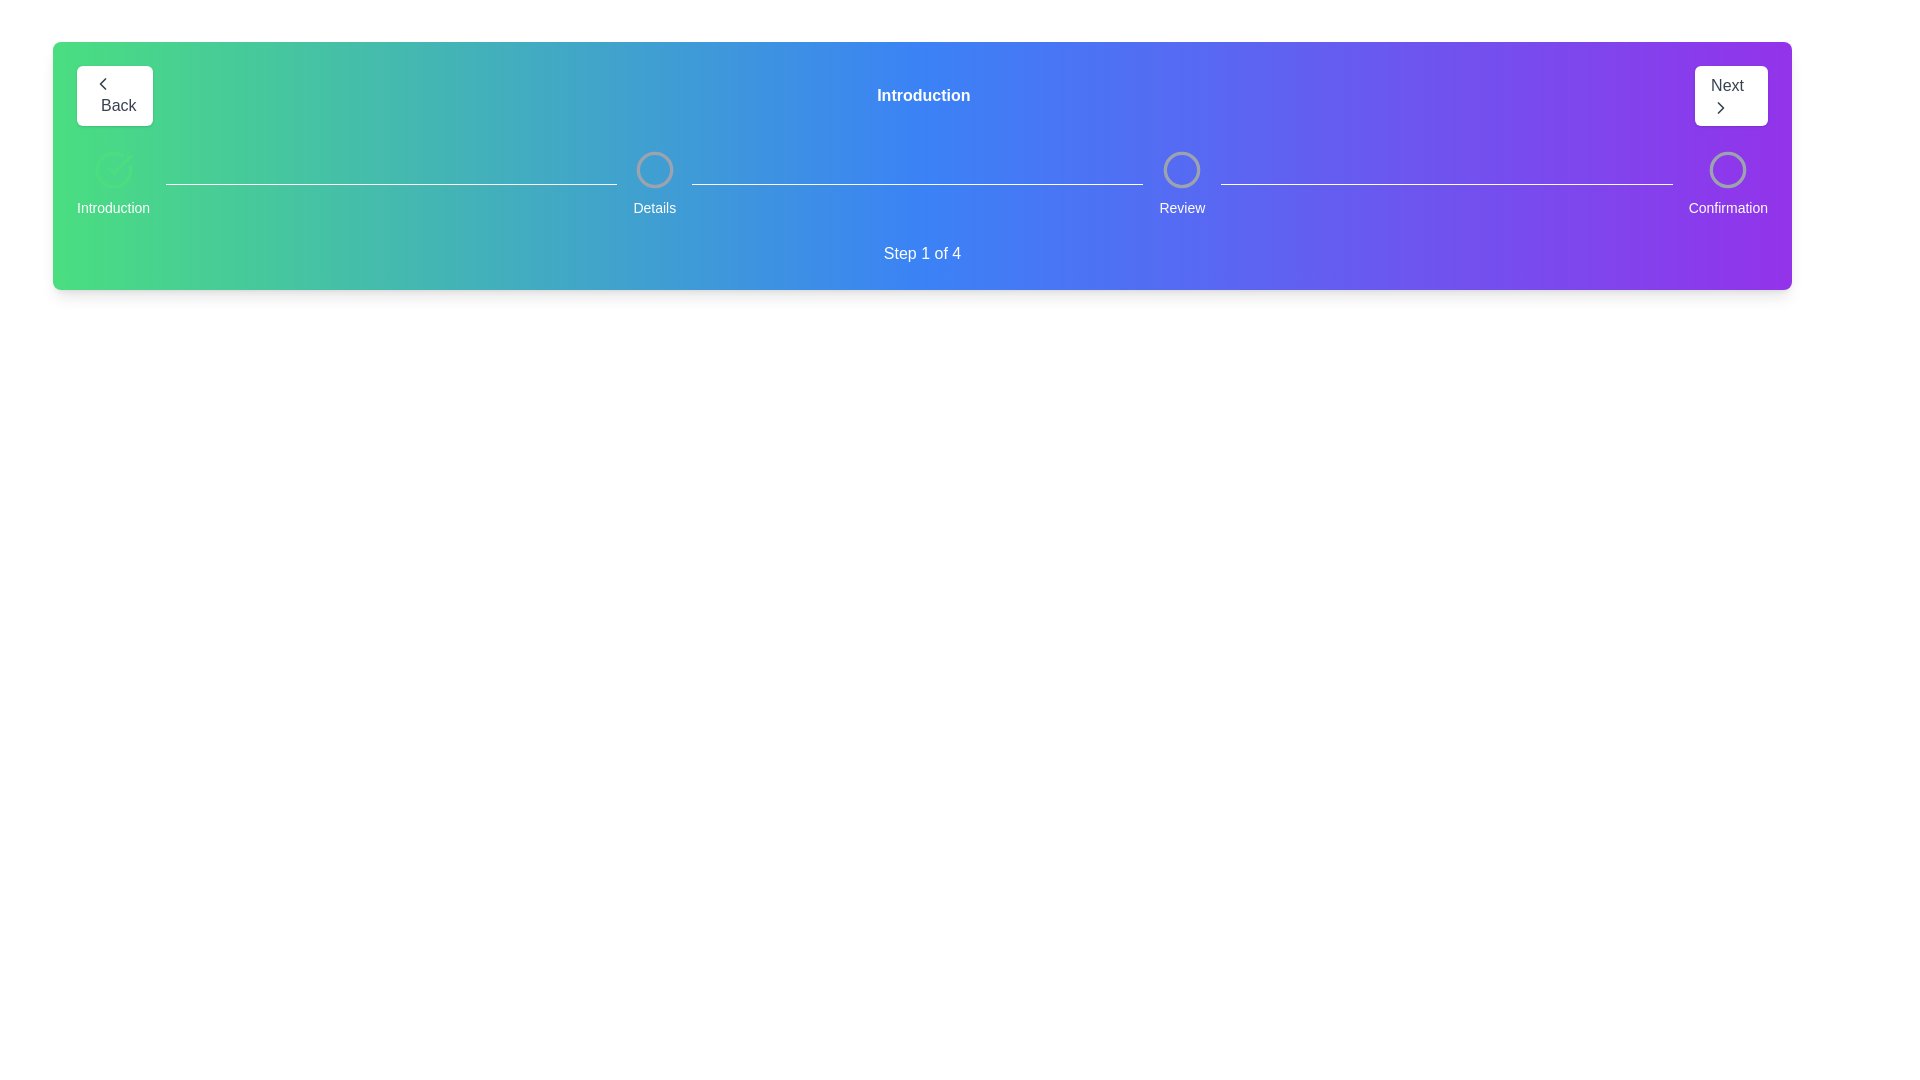 The width and height of the screenshot is (1920, 1080). Describe the element at coordinates (101, 83) in the screenshot. I see `the chevron icon next to the 'Back' button` at that location.